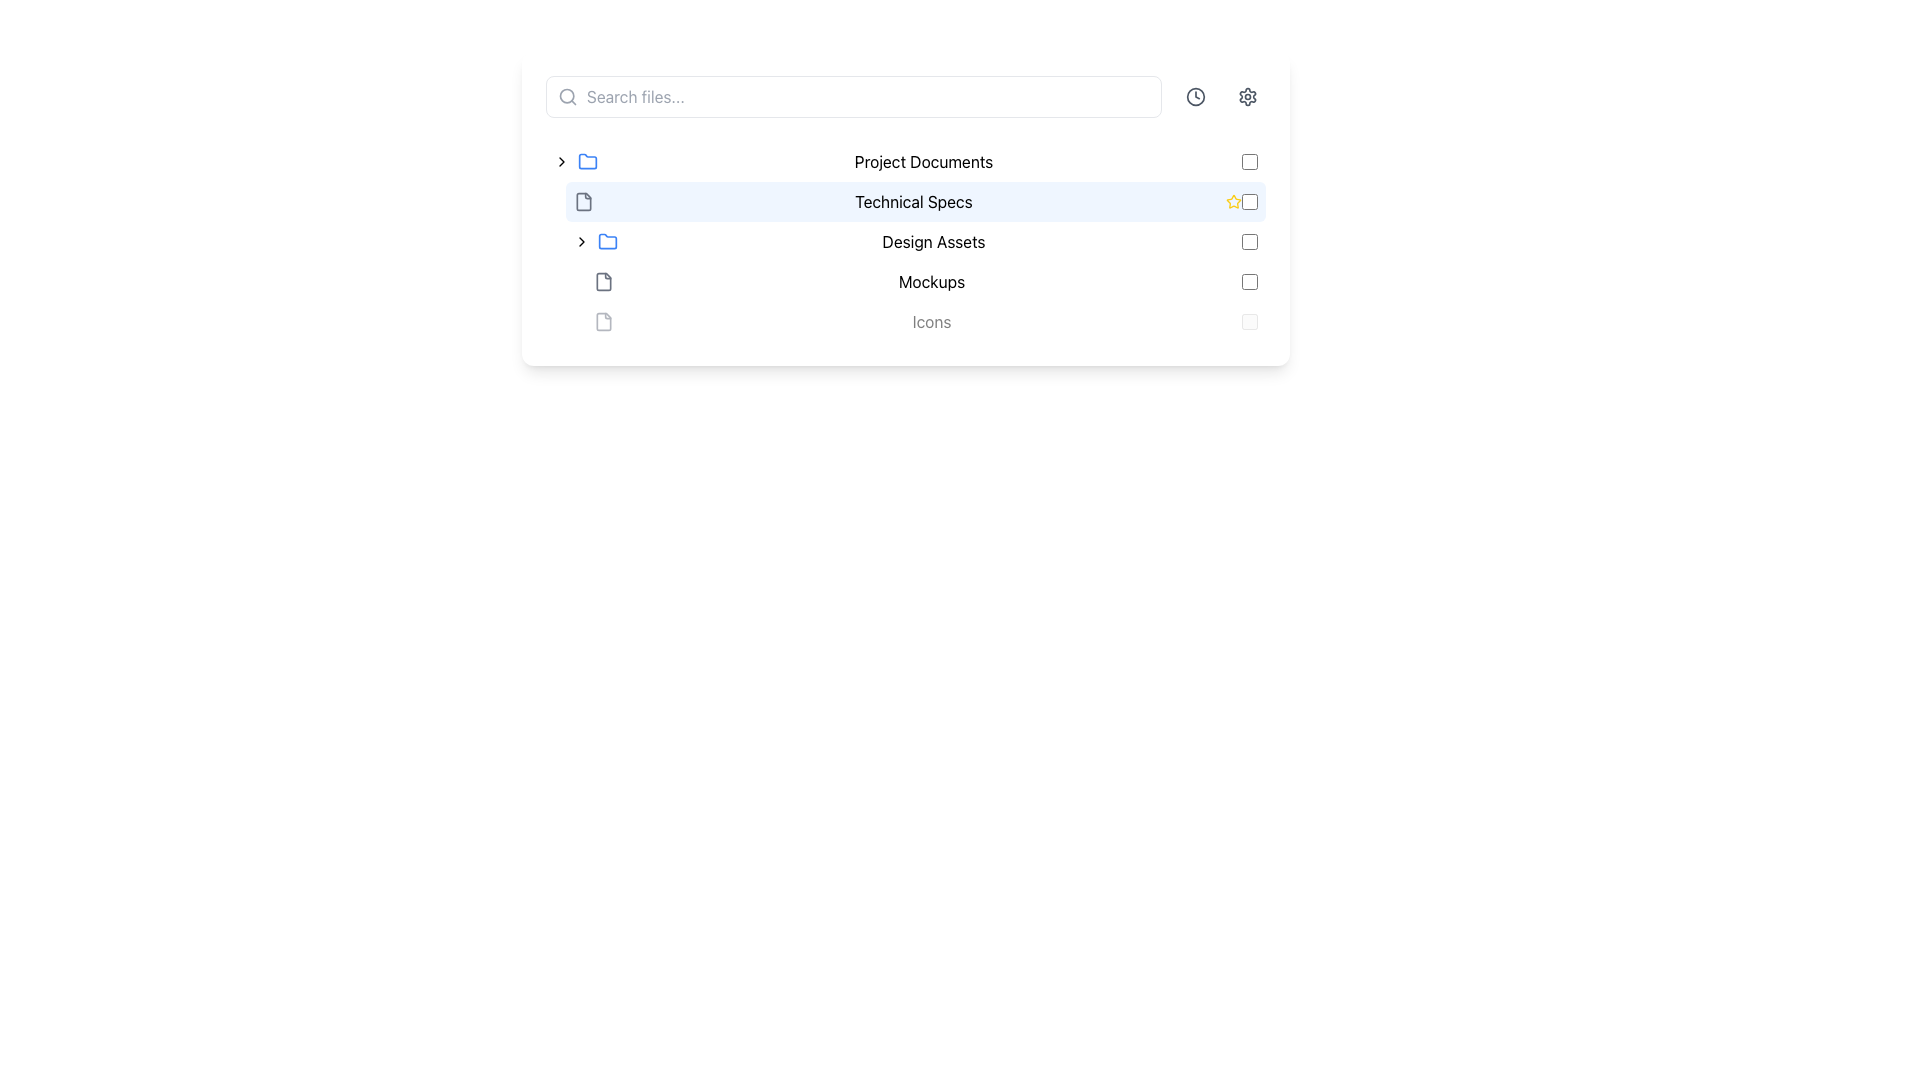 The height and width of the screenshot is (1080, 1920). What do you see at coordinates (1247, 96) in the screenshot?
I see `the gear-shaped icon located at the top-right corner of the interface` at bounding box center [1247, 96].